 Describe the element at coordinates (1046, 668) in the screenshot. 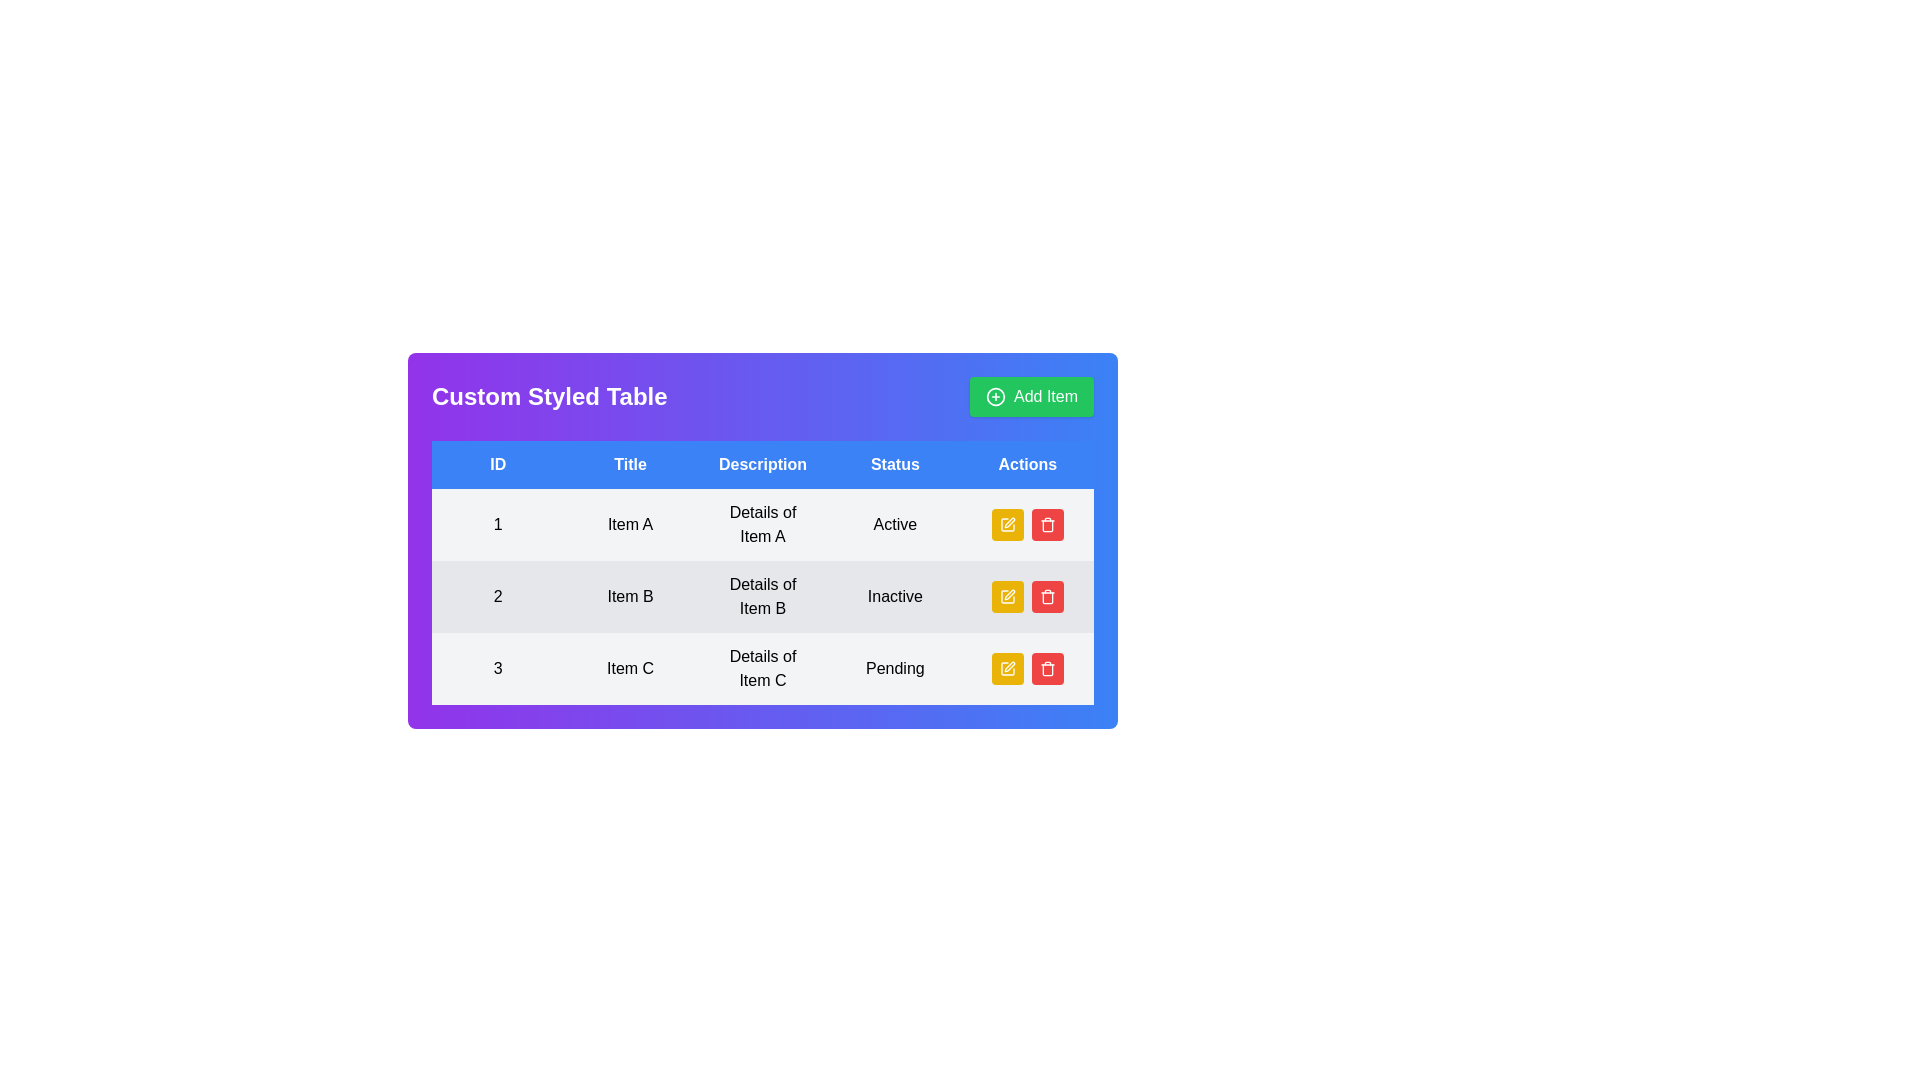

I see `the red rectangular button with rounded corners containing a white trash icon, which is the second button in the 'Actions' column of the third row of the table` at that location.